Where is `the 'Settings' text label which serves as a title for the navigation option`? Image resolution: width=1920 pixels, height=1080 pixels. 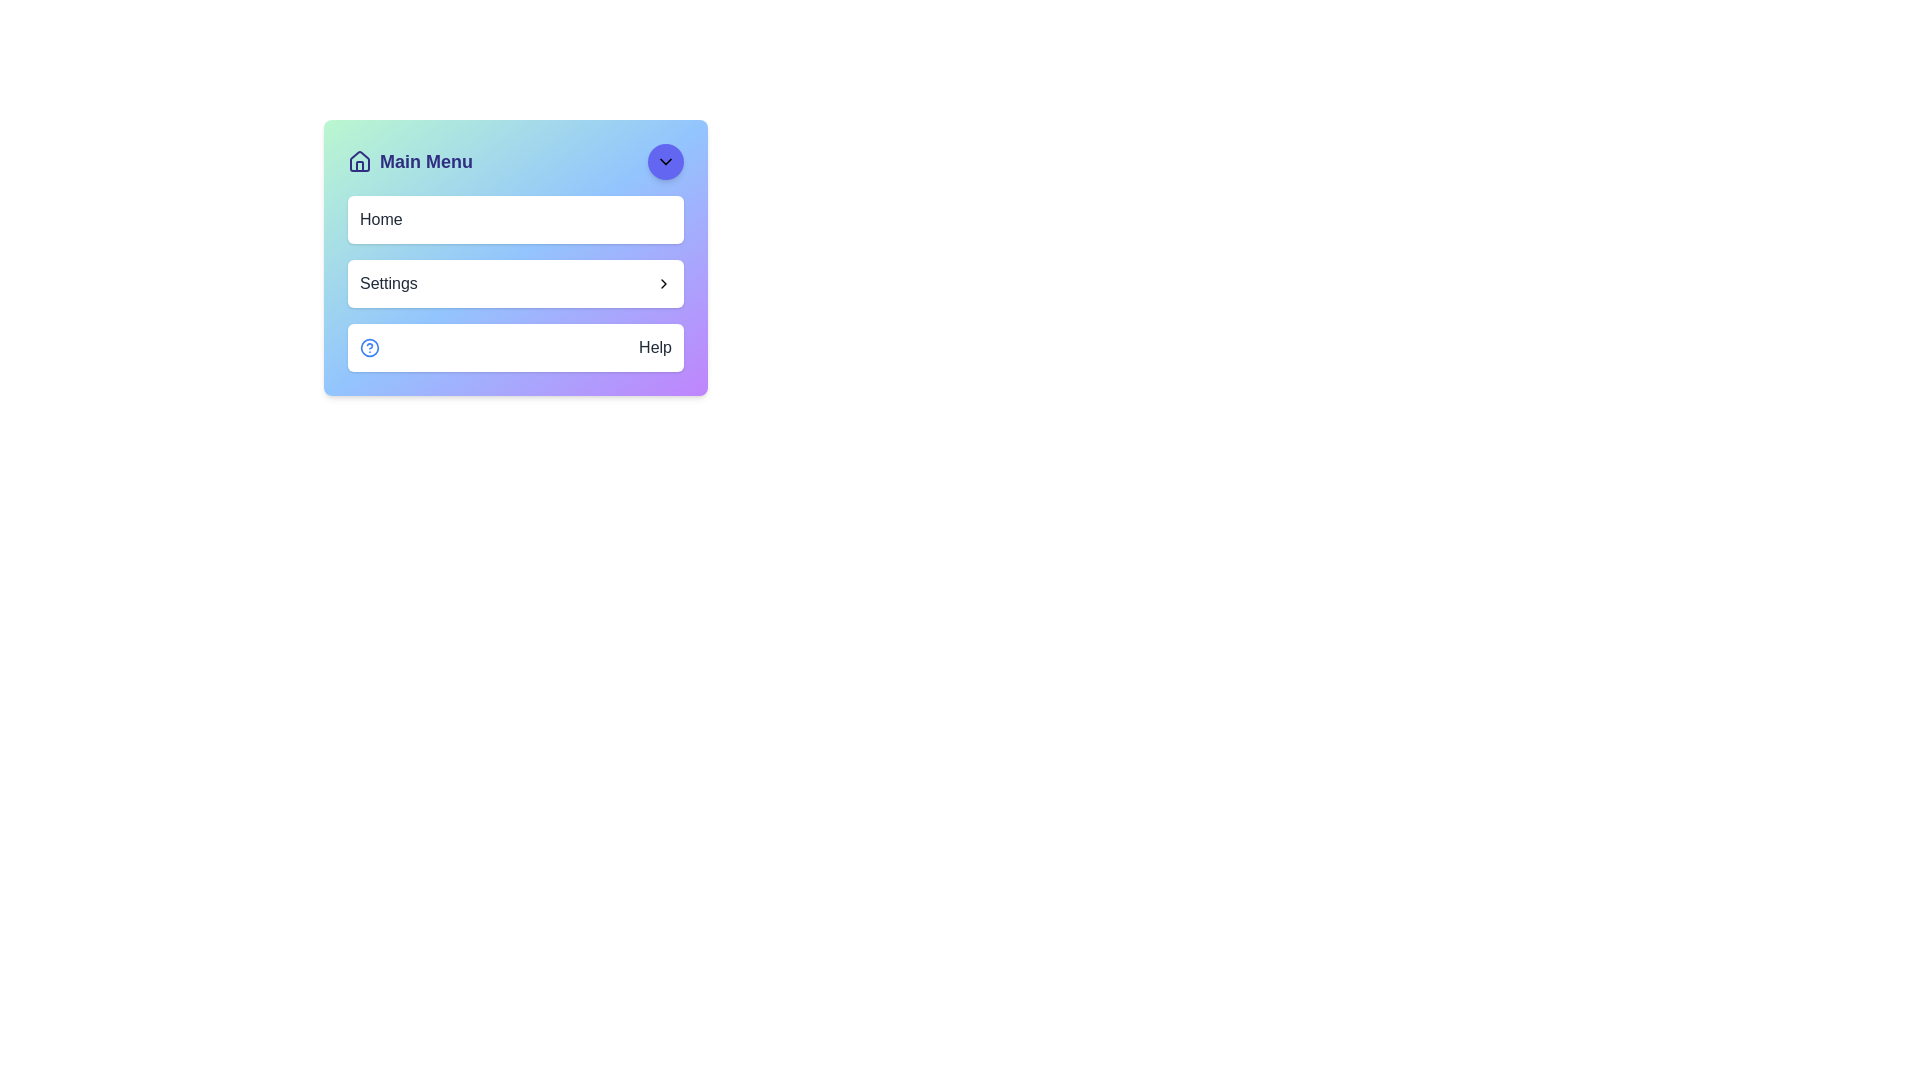
the 'Settings' text label which serves as a title for the navigation option is located at coordinates (388, 284).